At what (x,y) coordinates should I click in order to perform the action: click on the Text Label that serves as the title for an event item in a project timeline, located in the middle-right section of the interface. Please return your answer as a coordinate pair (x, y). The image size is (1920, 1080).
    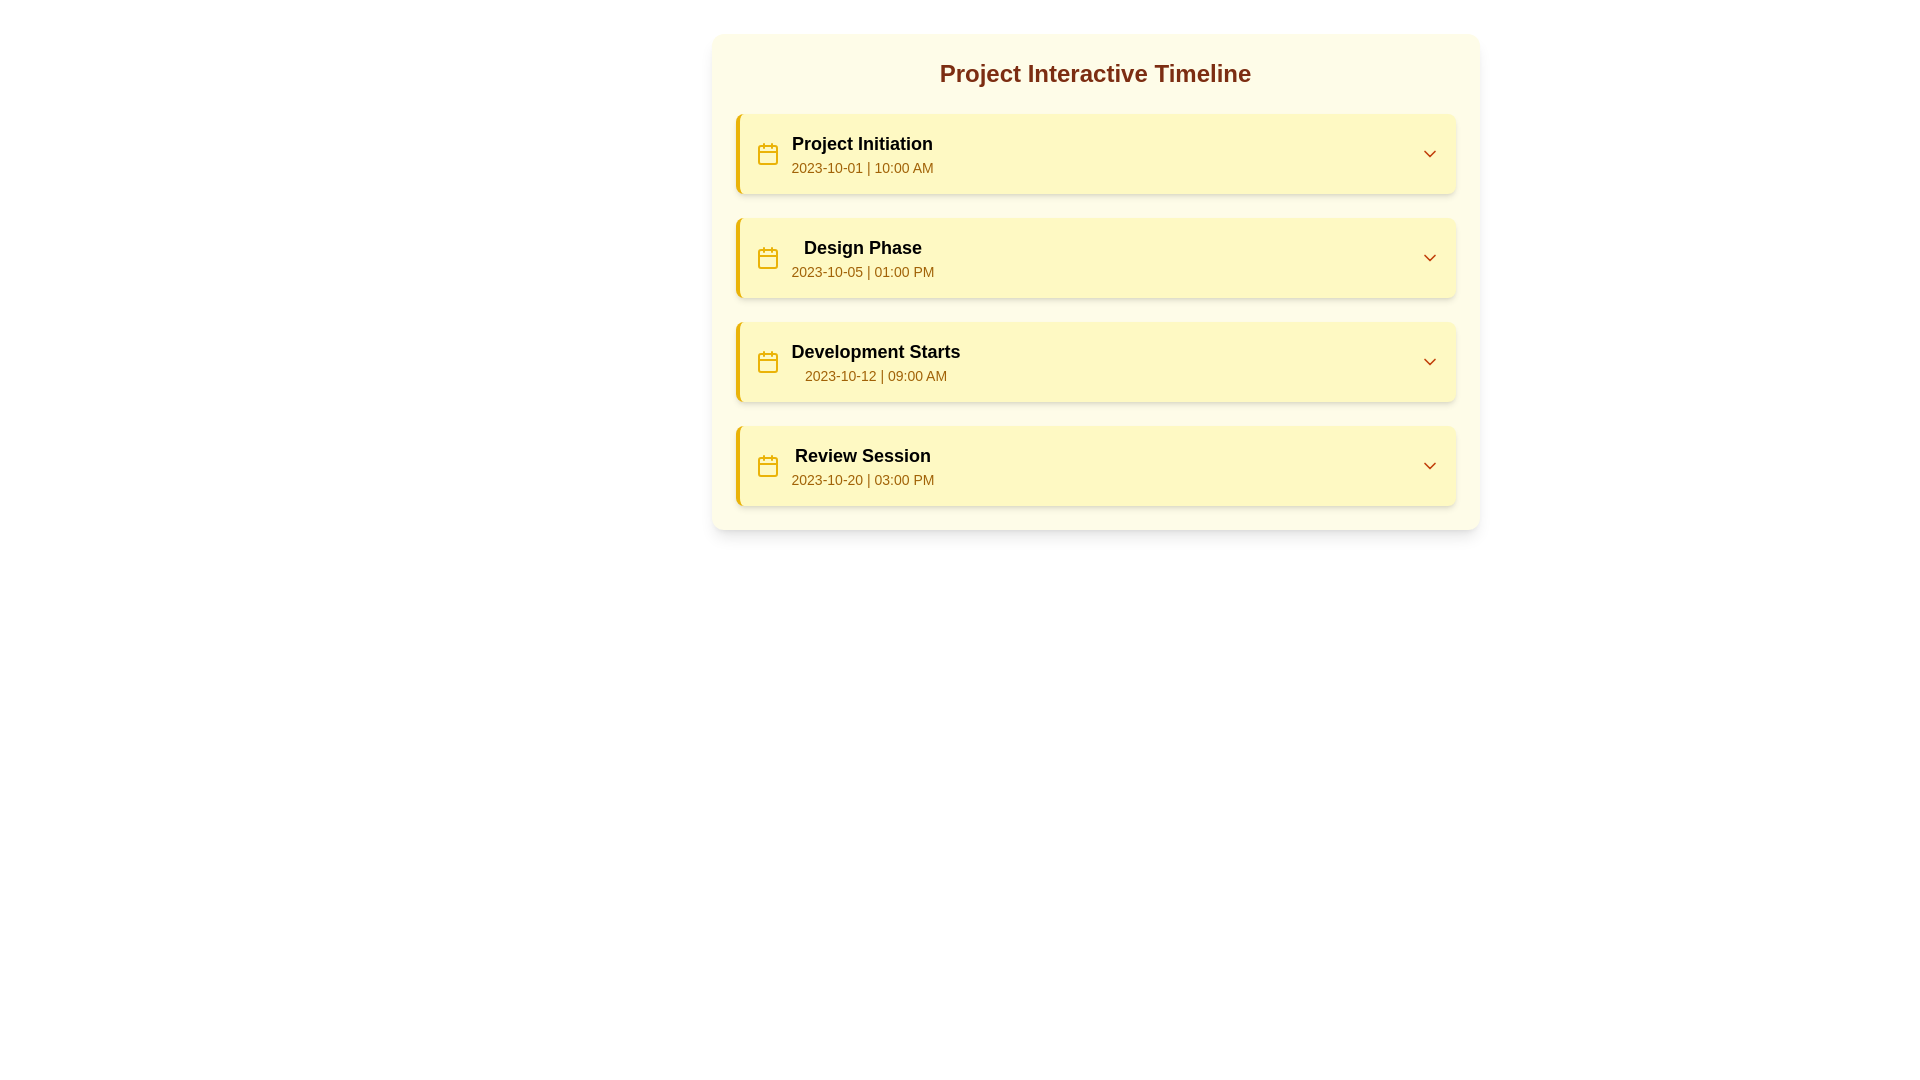
    Looking at the image, I should click on (876, 350).